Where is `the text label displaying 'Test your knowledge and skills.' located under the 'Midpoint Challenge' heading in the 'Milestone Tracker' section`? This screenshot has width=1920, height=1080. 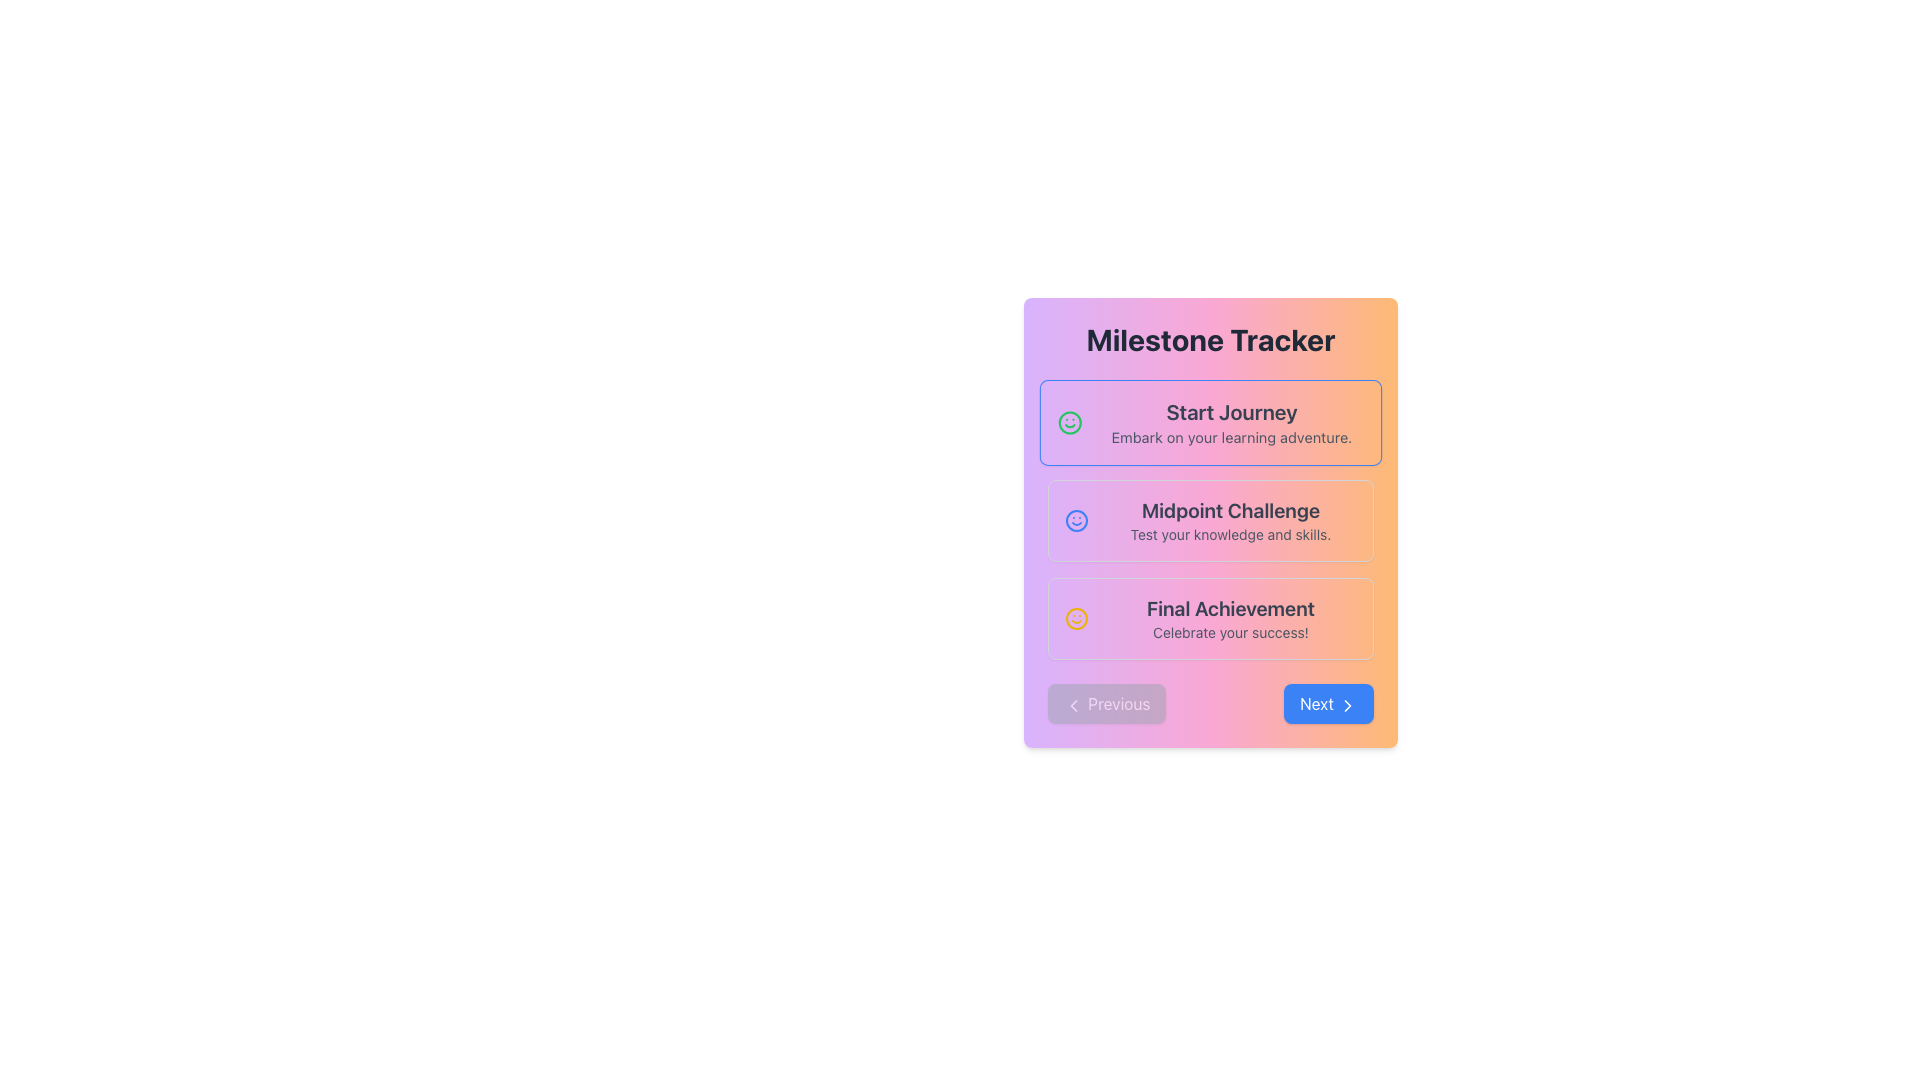 the text label displaying 'Test your knowledge and skills.' located under the 'Midpoint Challenge' heading in the 'Milestone Tracker' section is located at coordinates (1229, 534).